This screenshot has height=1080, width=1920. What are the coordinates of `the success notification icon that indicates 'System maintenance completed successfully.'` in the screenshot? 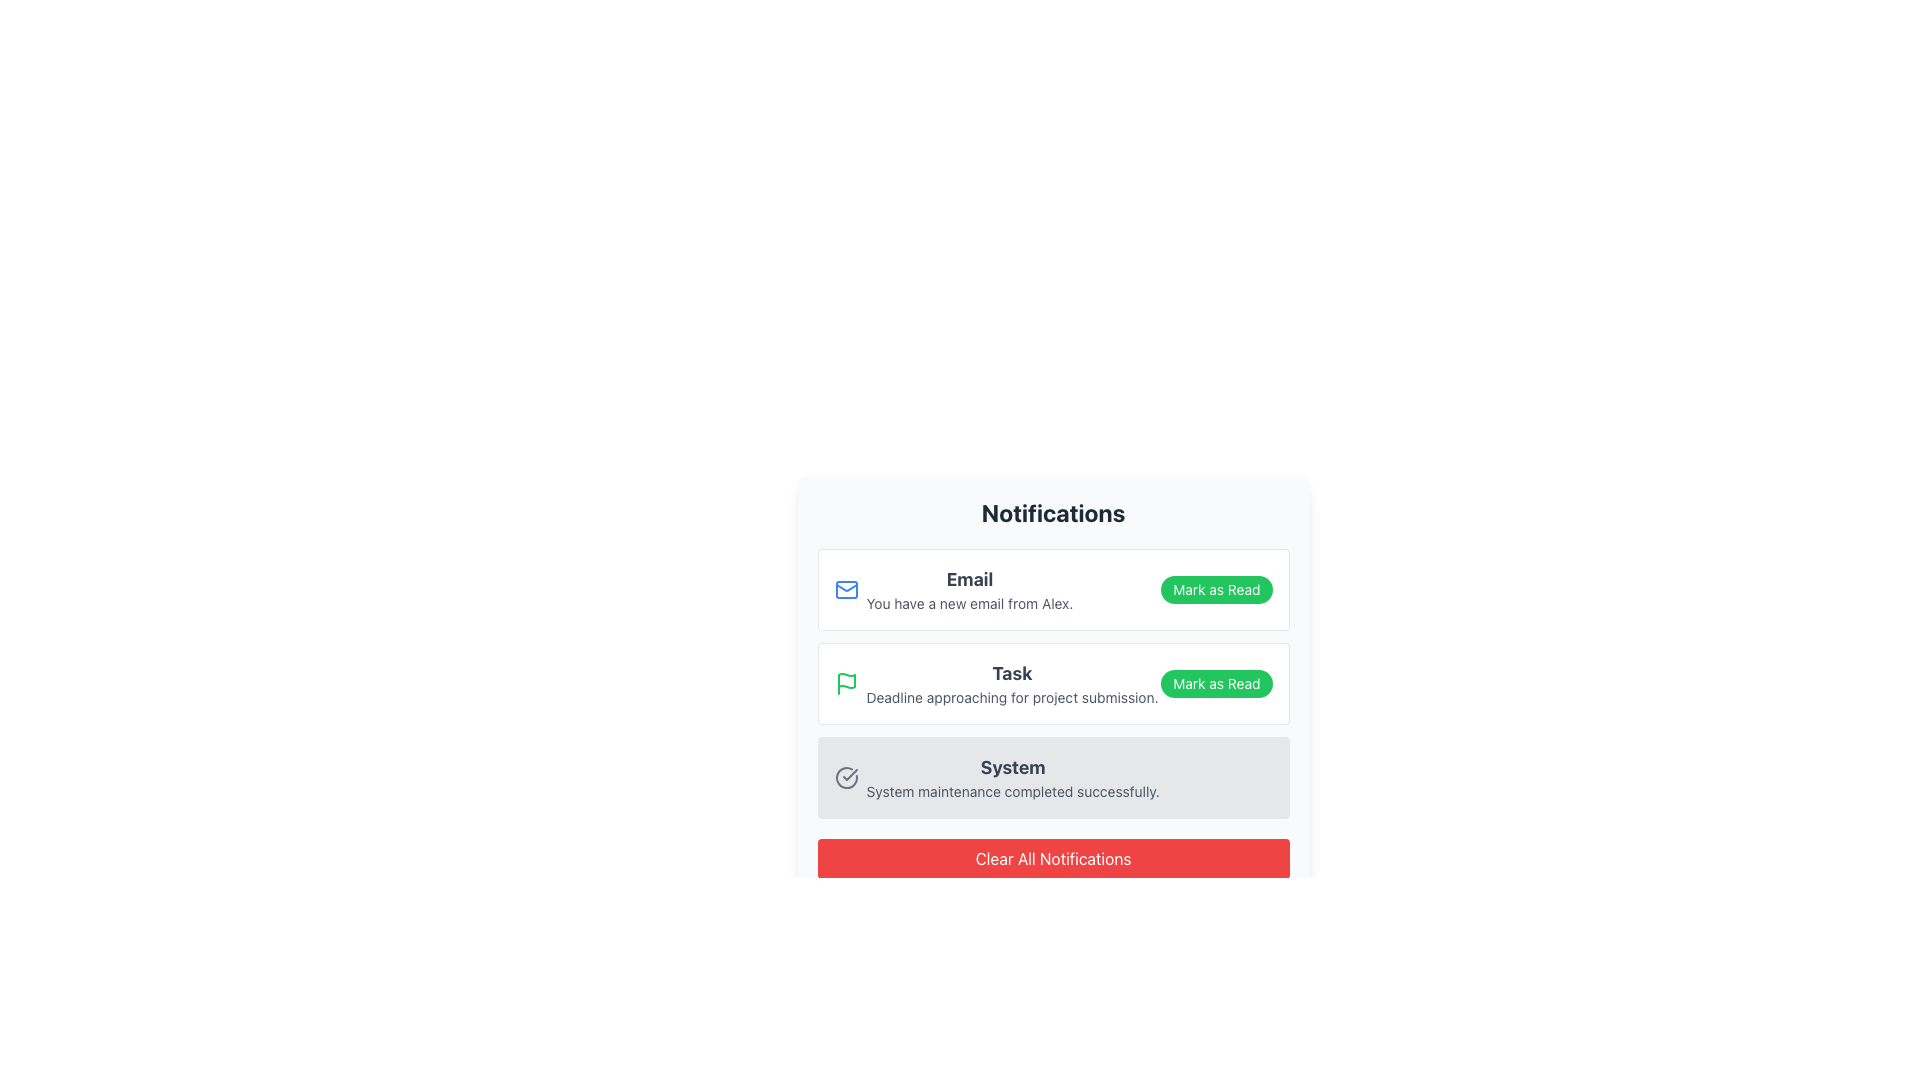 It's located at (846, 777).